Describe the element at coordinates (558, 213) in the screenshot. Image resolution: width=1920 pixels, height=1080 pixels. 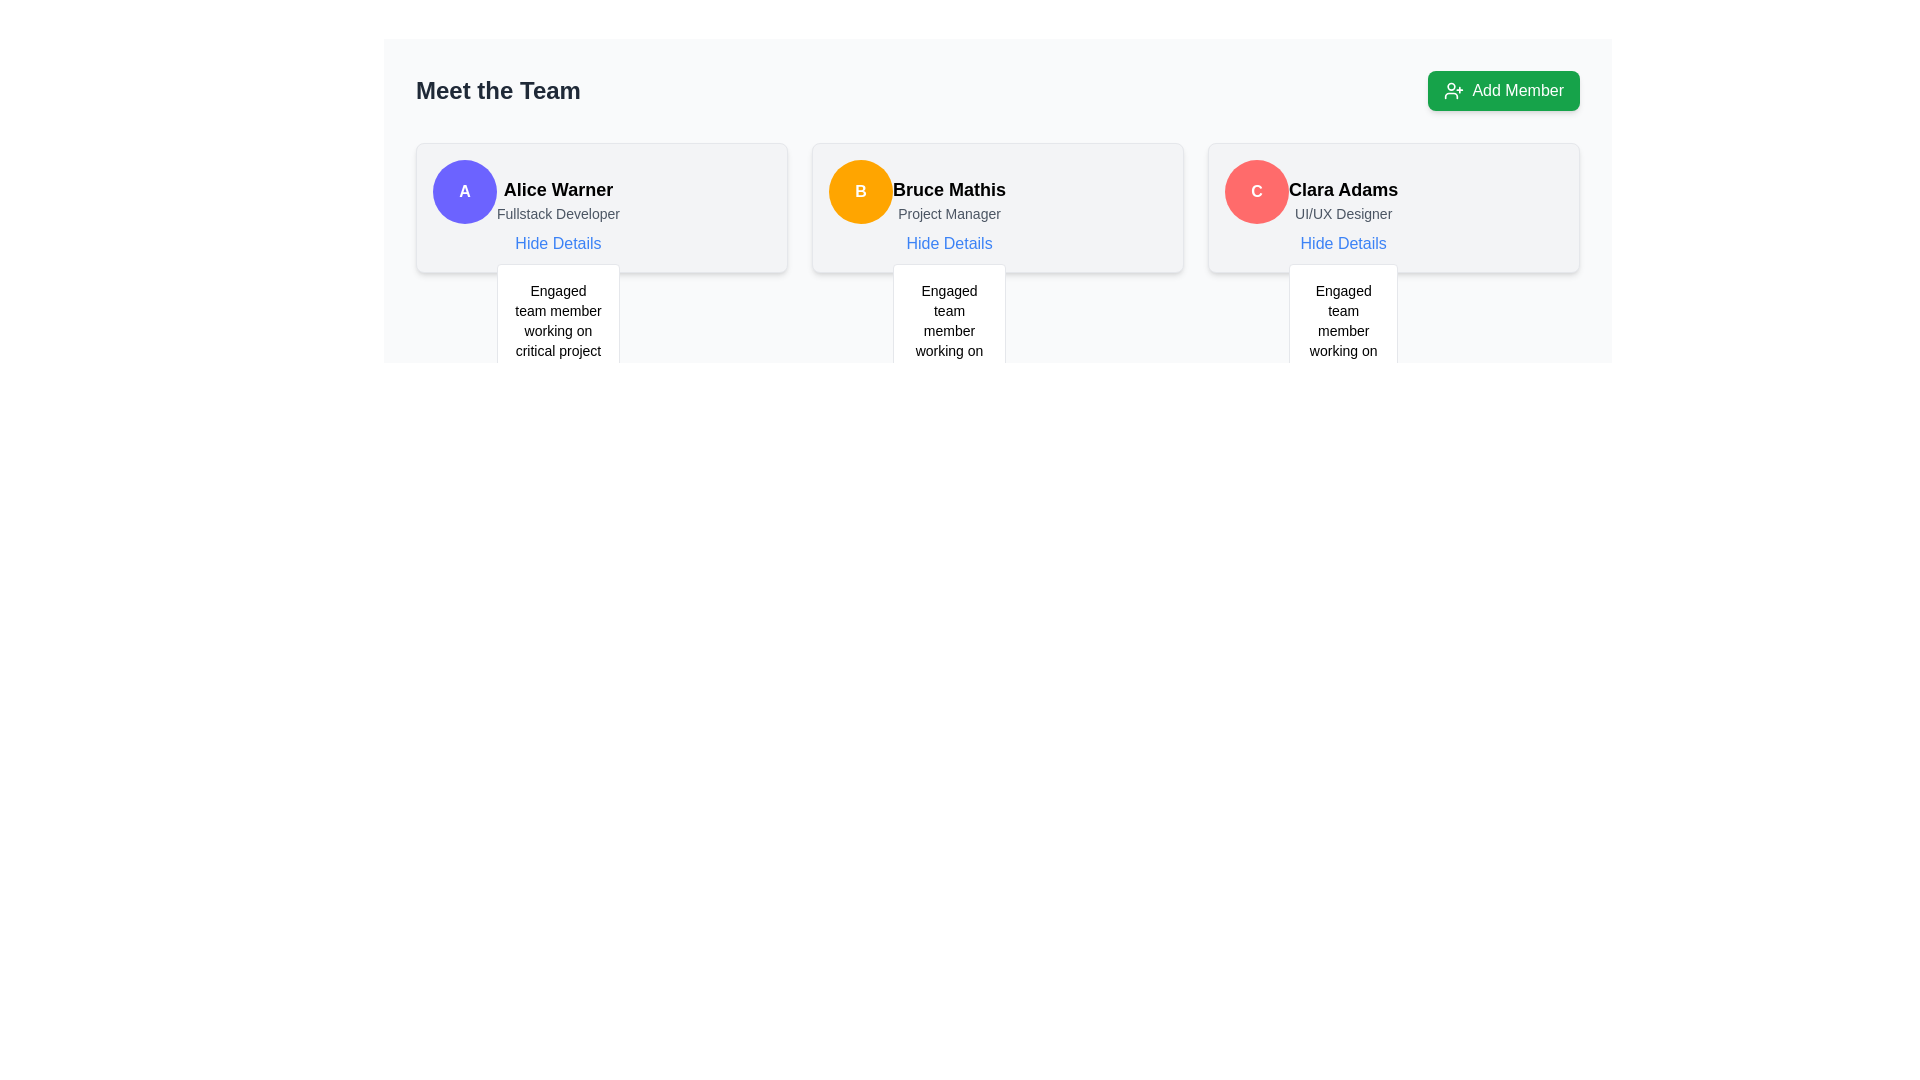
I see `the static text label indicating the role or position of the individual named 'Alice Warner' in the leftmost profile card of the 'Meet the Team' section` at that location.